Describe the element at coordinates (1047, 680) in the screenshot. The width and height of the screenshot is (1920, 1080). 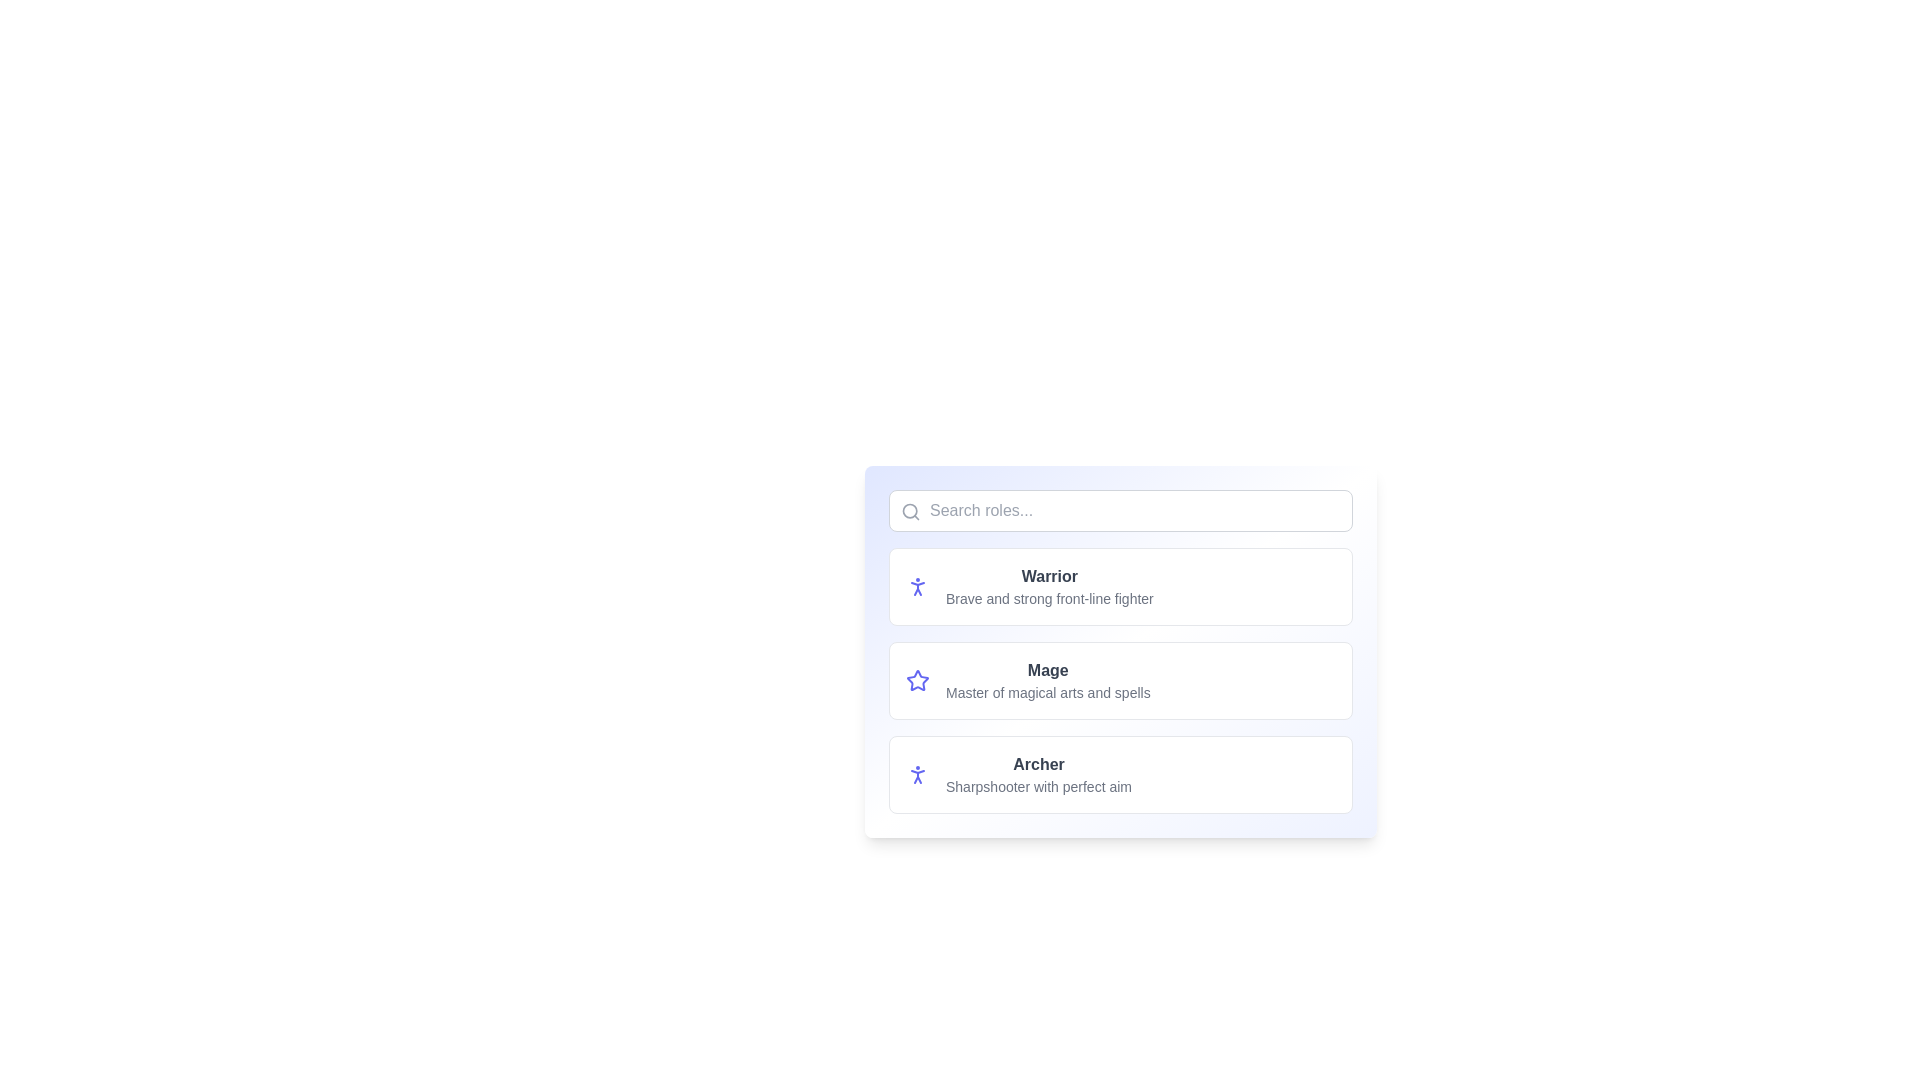
I see `the list item labeled 'Mage' which is the second item in a vertically stacked list of cards` at that location.